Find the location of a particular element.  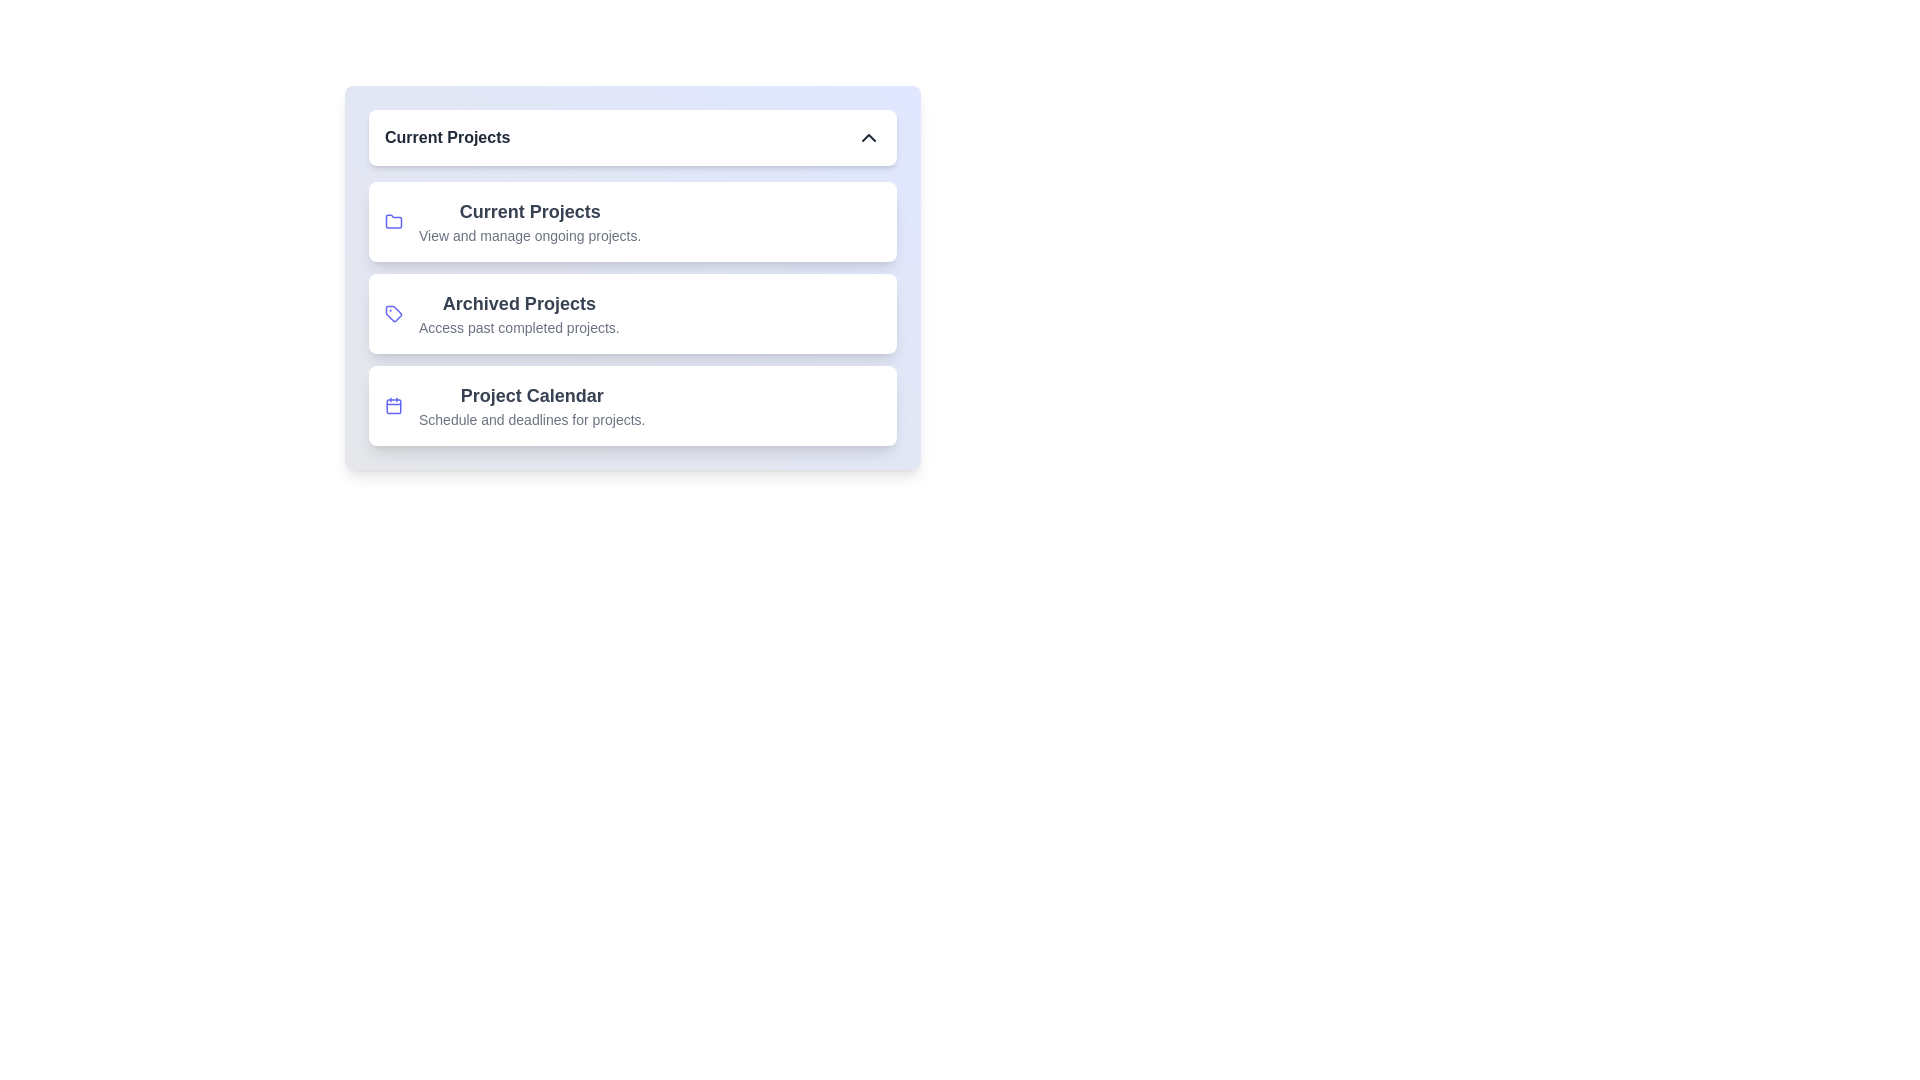

toggle button at the top of the menu to toggle its open/closed state is located at coordinates (632, 137).